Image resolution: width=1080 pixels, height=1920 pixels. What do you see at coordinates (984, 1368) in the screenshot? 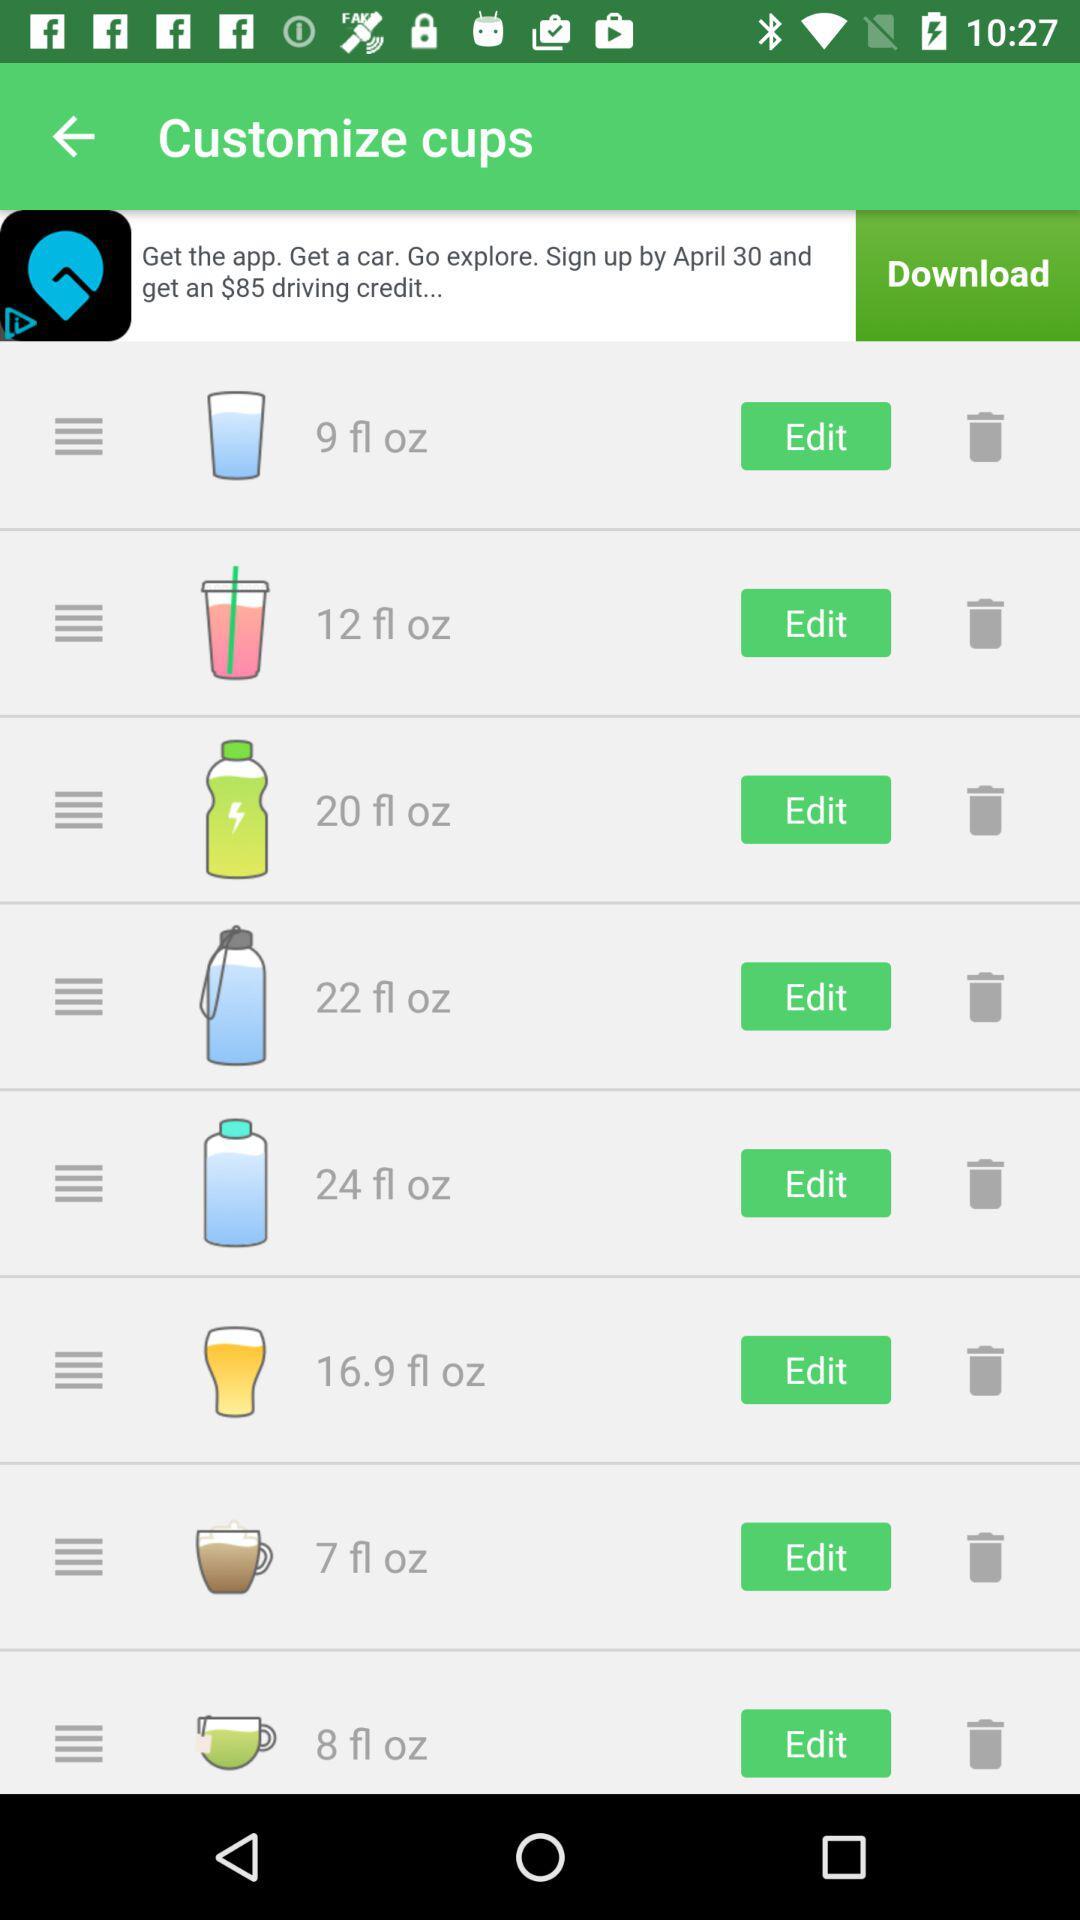
I see `delete button` at bounding box center [984, 1368].